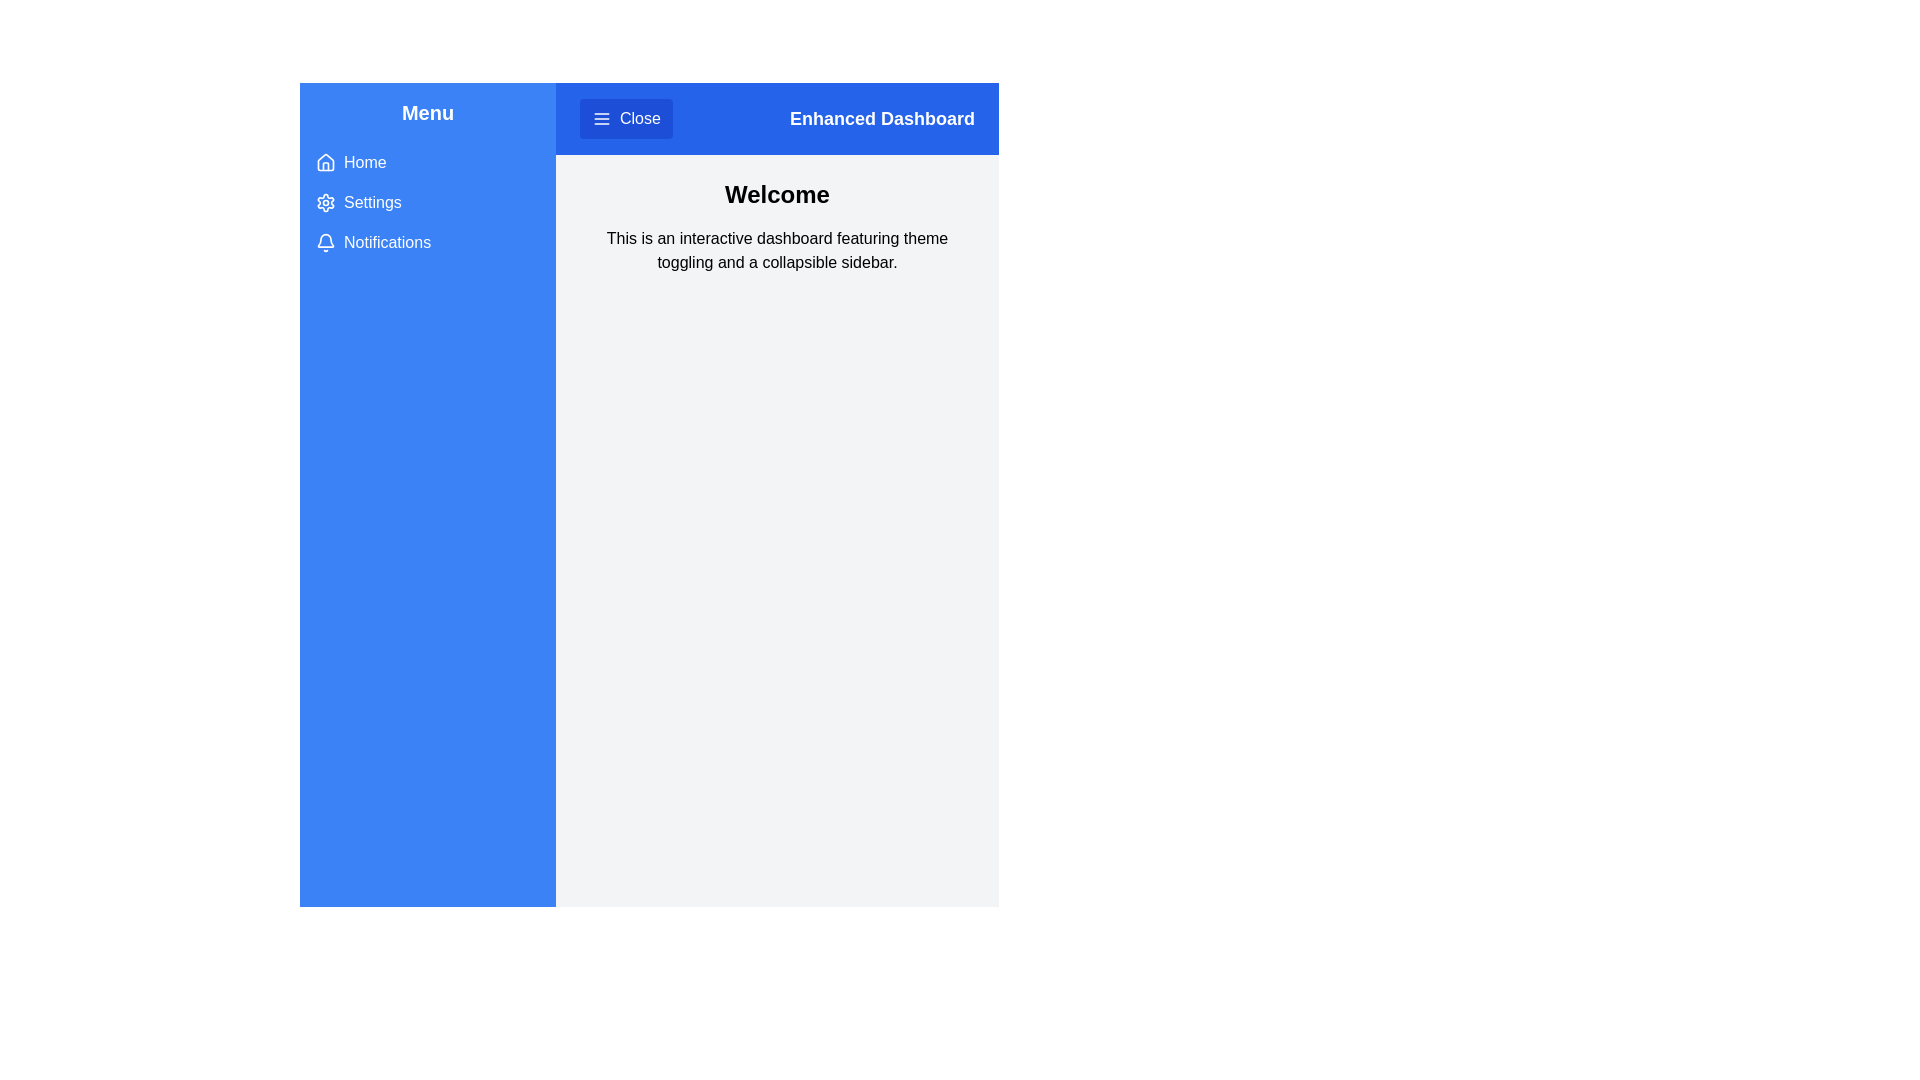 The height and width of the screenshot is (1080, 1920). Describe the element at coordinates (326, 161) in the screenshot. I see `the blue home icon located in the sidebar menu, positioned to the left of the 'Home' text` at that location.